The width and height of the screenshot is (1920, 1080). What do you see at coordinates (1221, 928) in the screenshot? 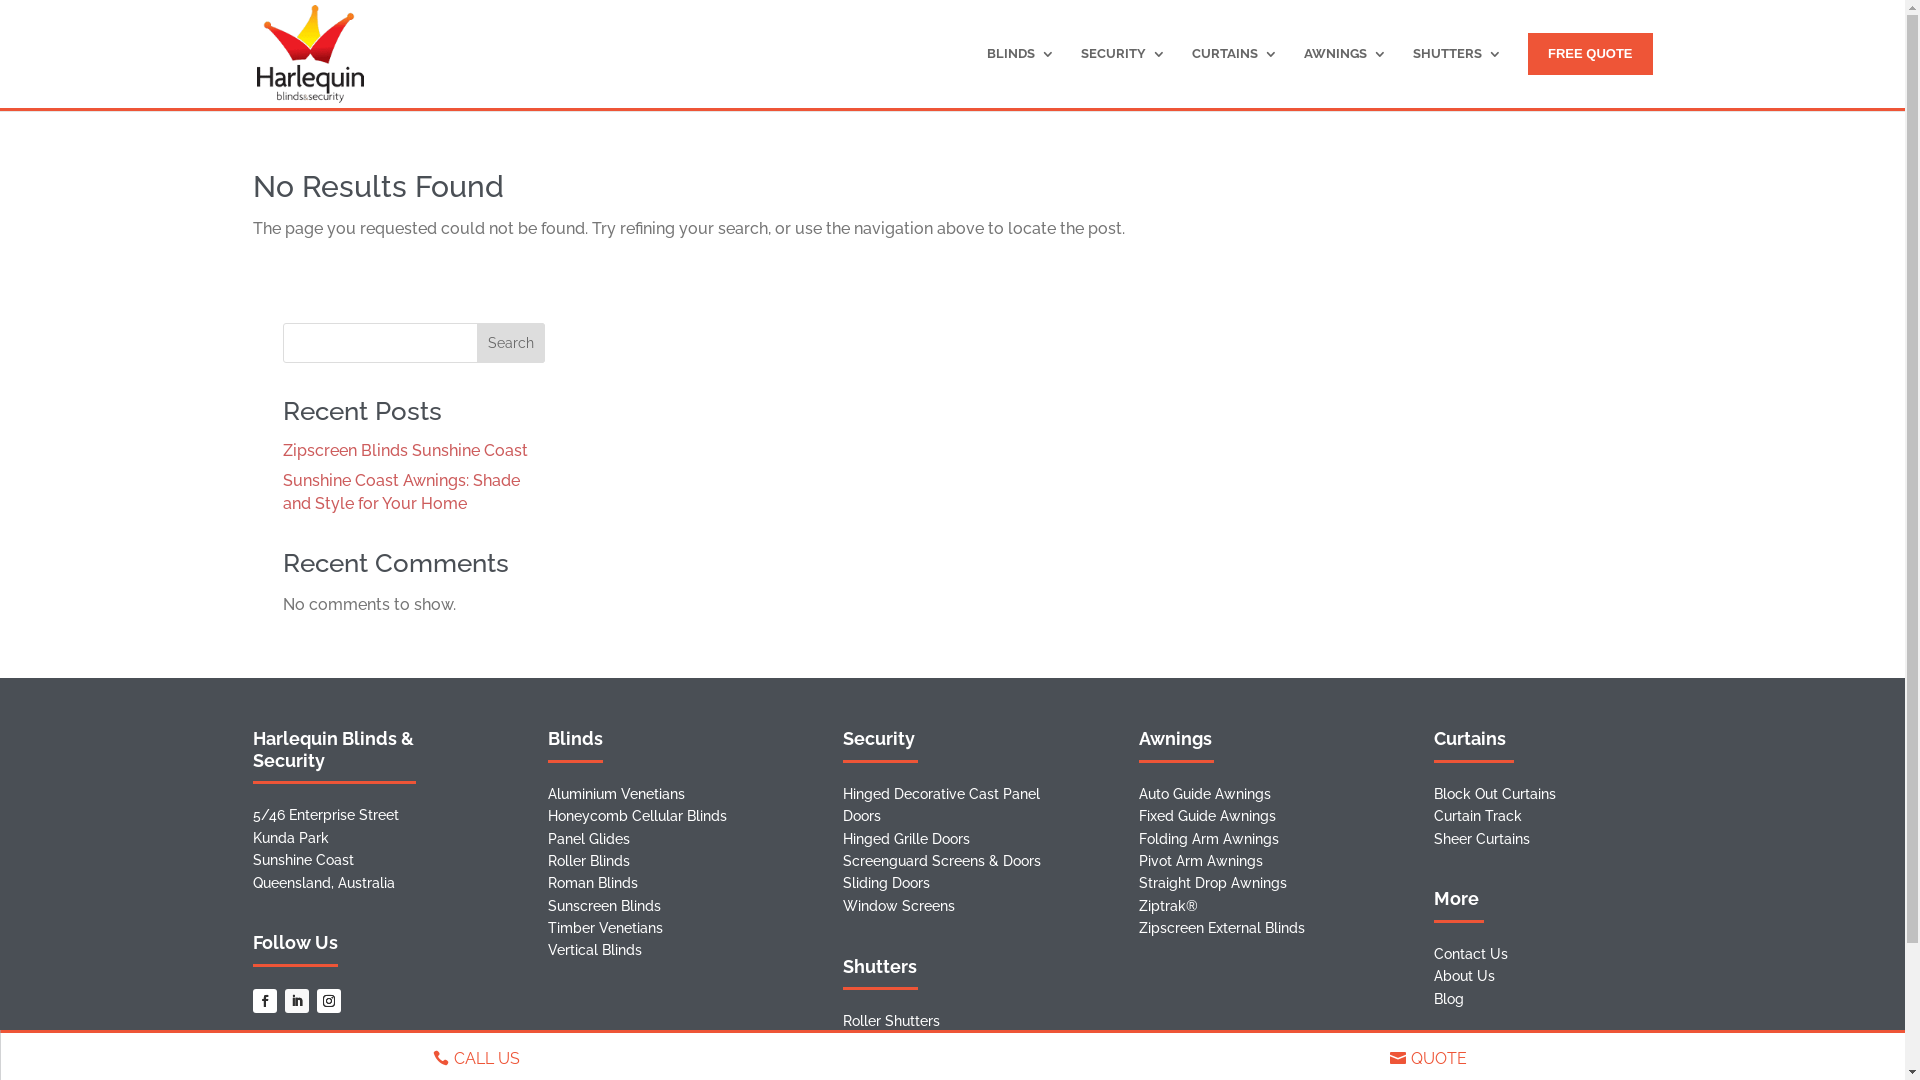
I see `'Zipscreen External Blinds'` at bounding box center [1221, 928].